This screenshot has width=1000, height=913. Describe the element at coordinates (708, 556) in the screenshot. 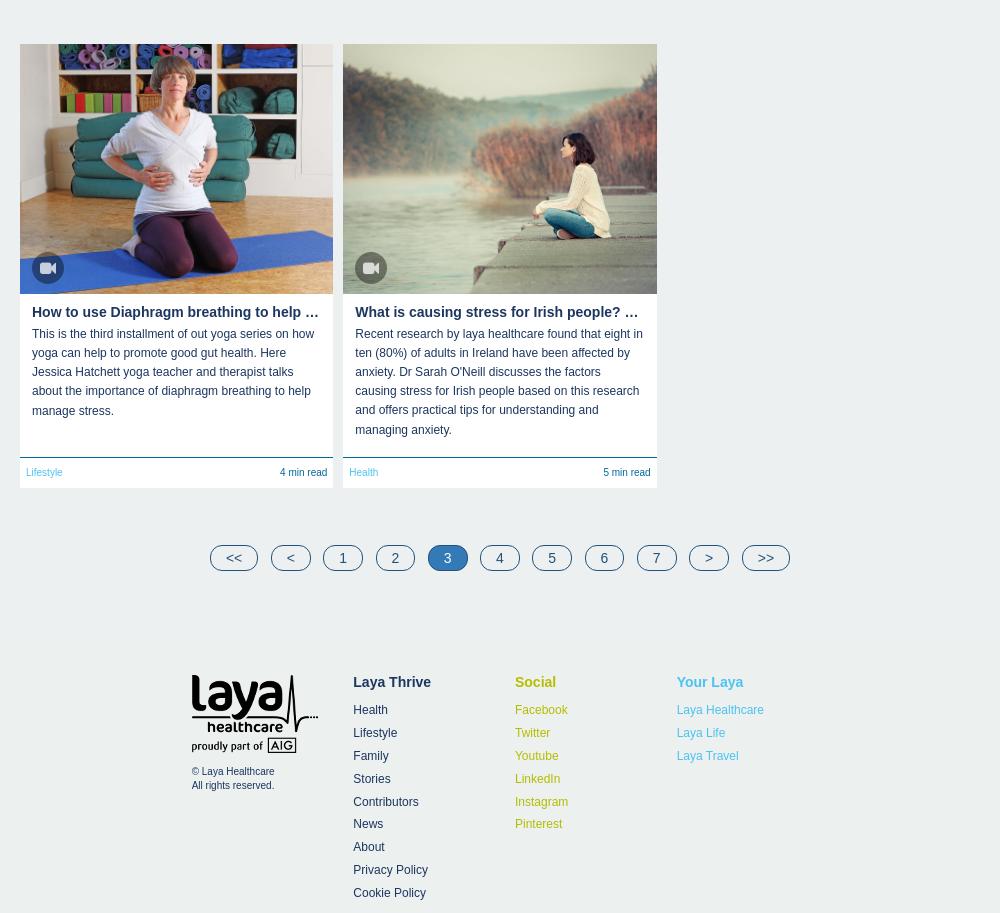

I see `'>'` at that location.